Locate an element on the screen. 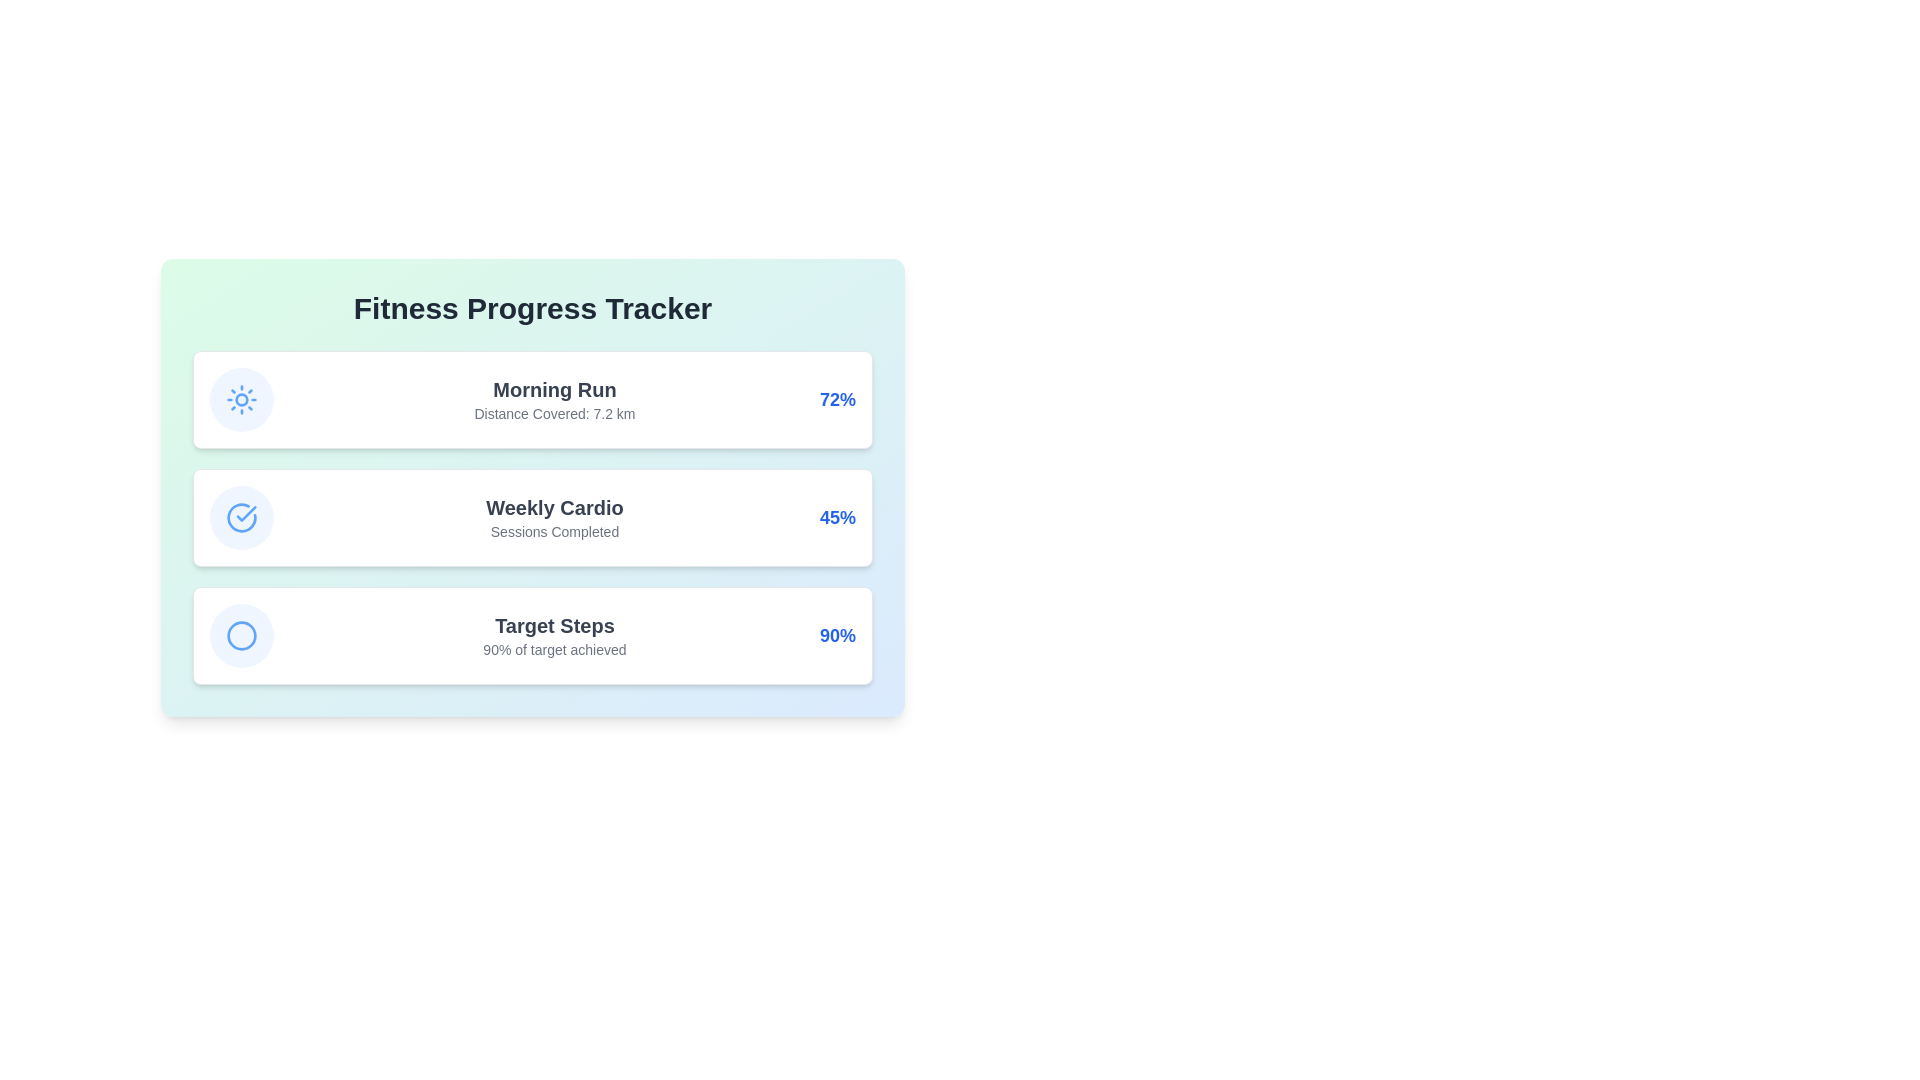  the filled circle icon at the center of the 'Morning Run' sun-like icon located at the upper left of the activity list is located at coordinates (240, 400).